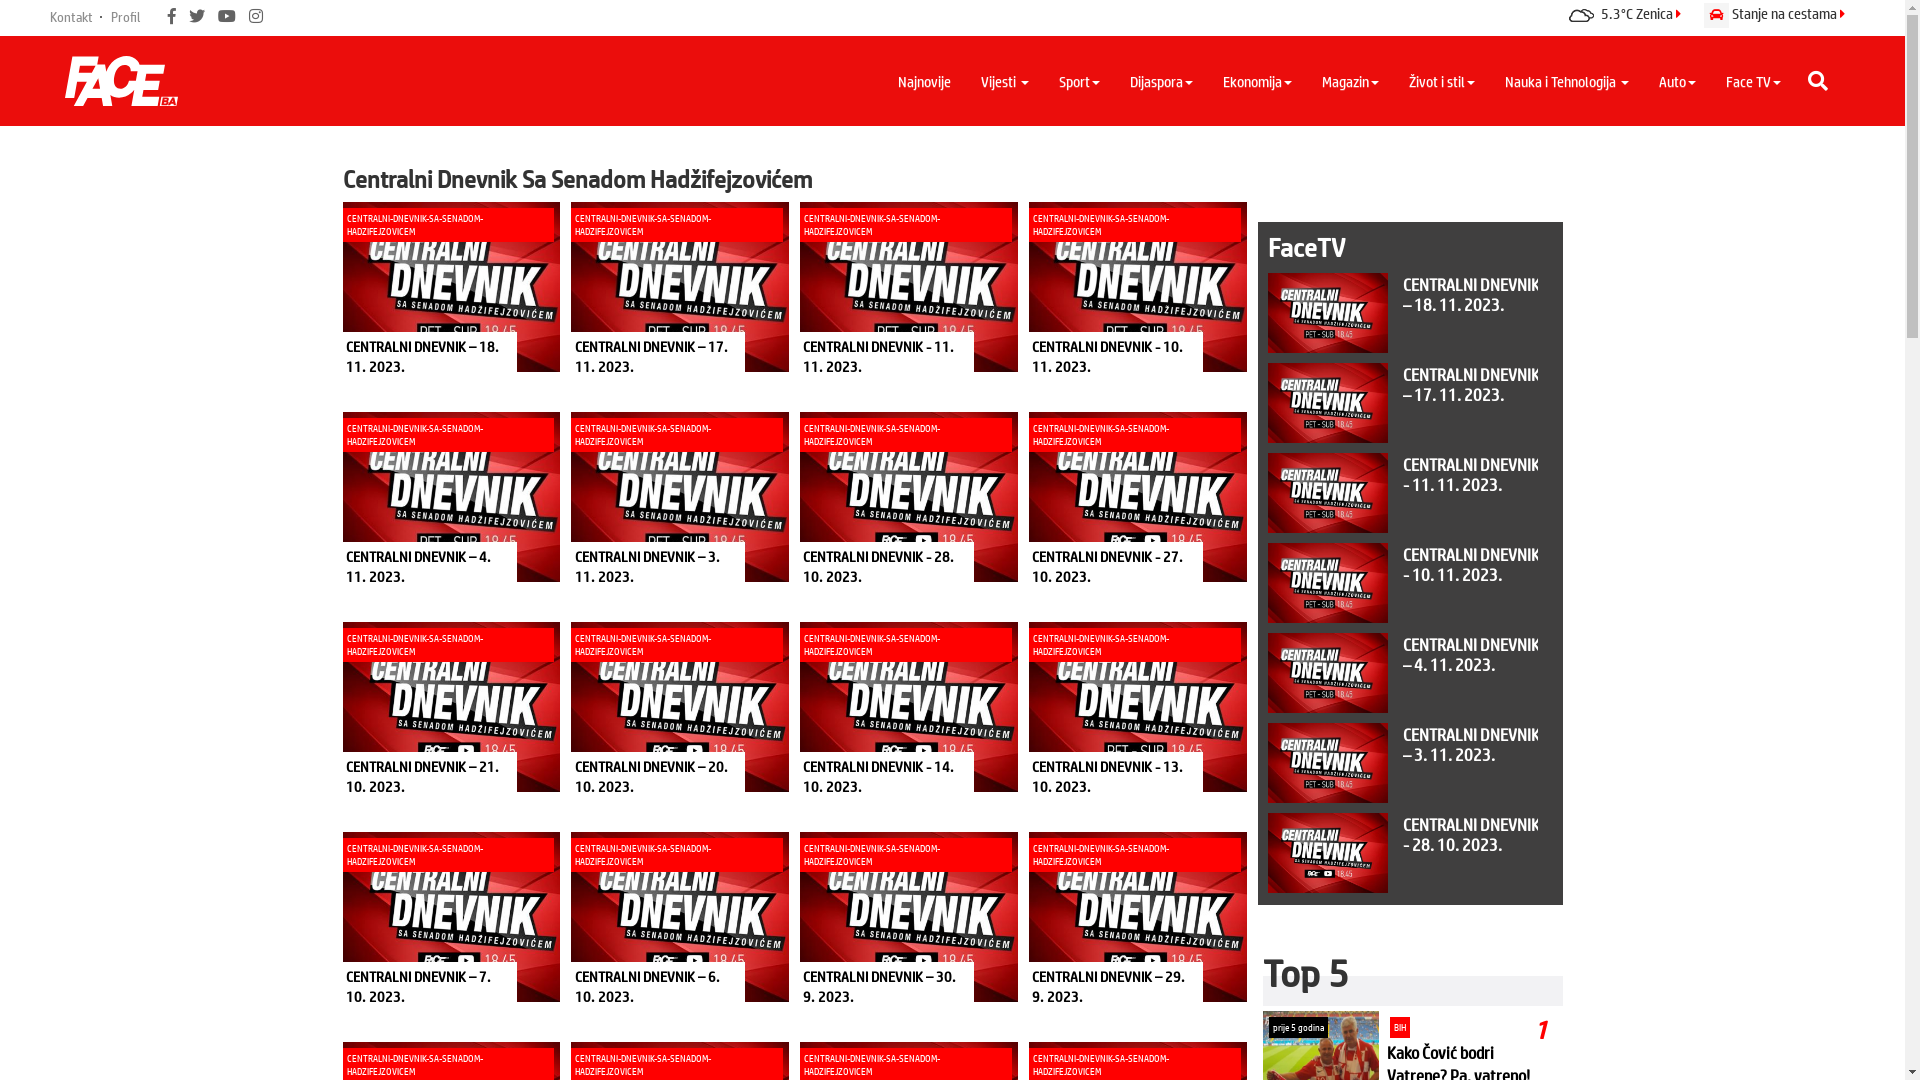 Image resolution: width=1920 pixels, height=1080 pixels. I want to click on 'Nauka i Tehnologija', so click(1565, 80).